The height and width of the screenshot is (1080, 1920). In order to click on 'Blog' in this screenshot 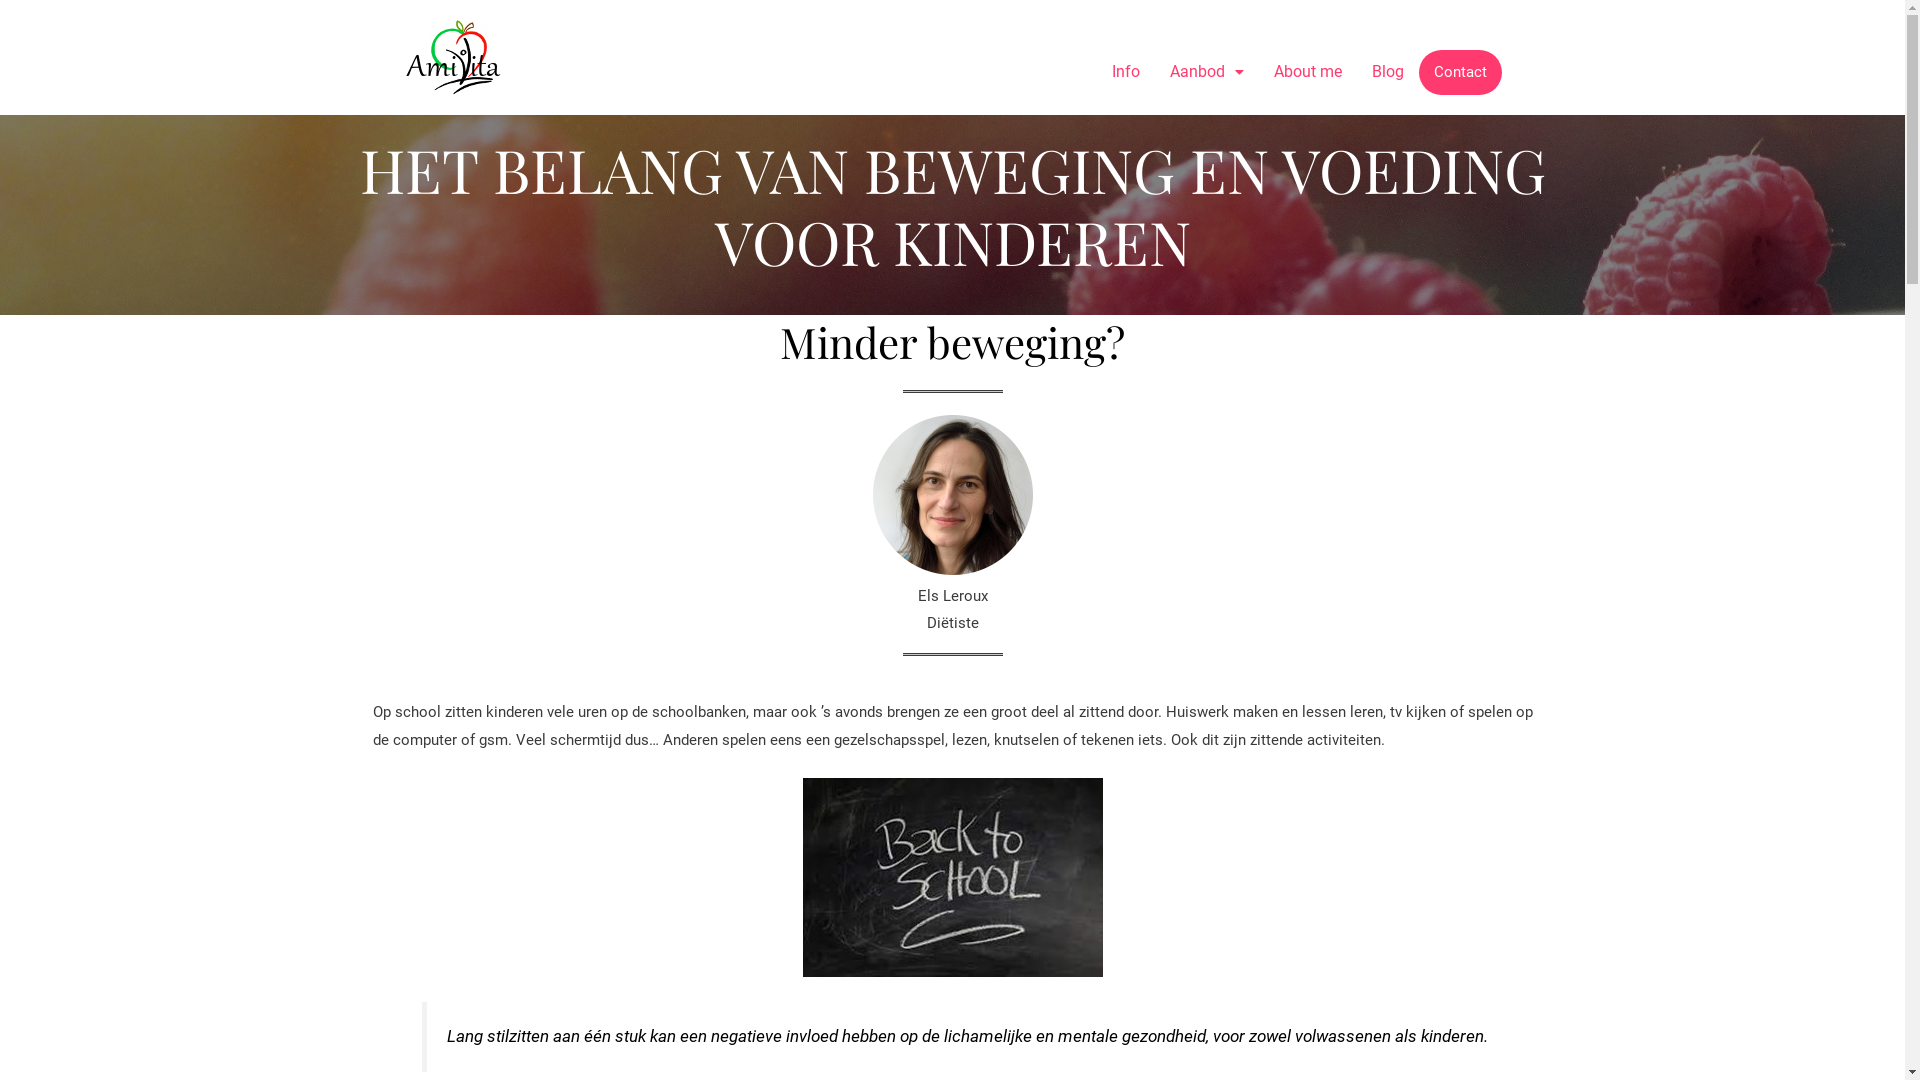, I will do `click(1386, 71)`.